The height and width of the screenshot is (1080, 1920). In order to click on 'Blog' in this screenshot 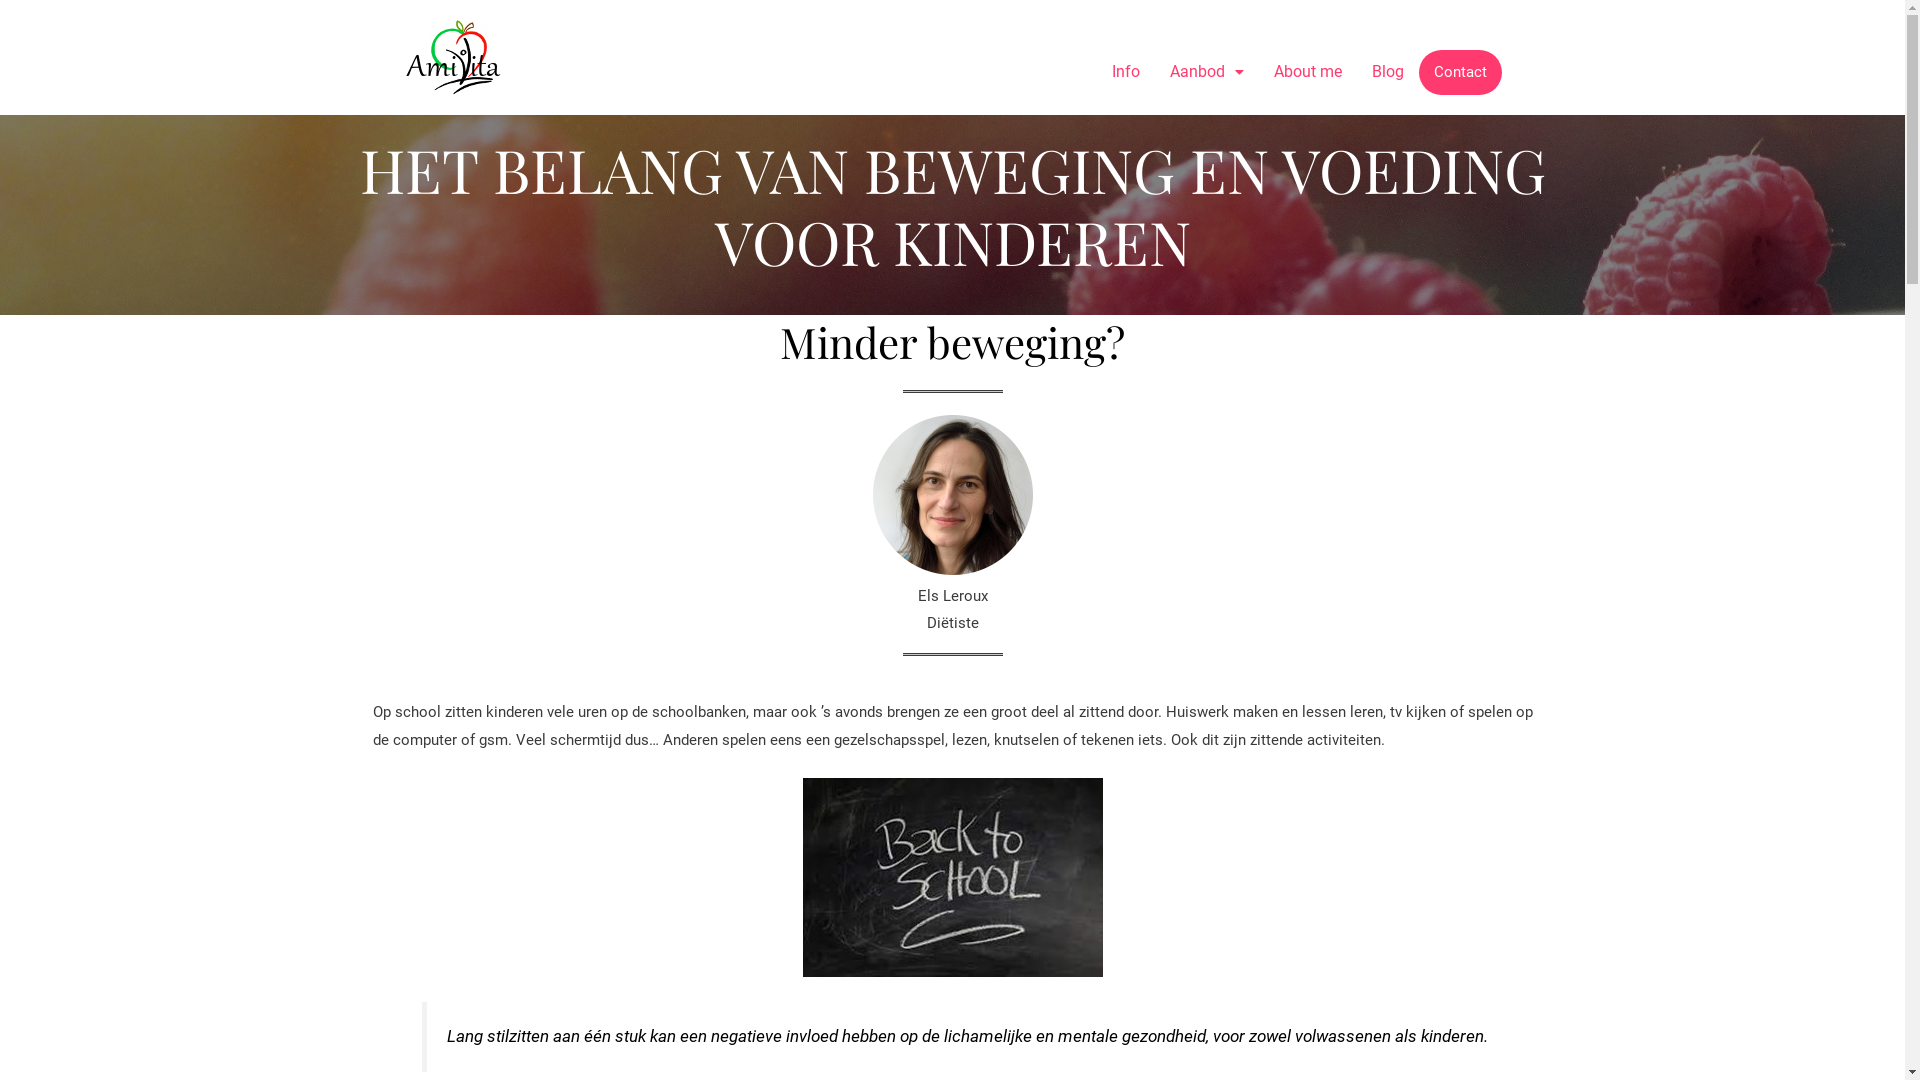, I will do `click(1386, 71)`.